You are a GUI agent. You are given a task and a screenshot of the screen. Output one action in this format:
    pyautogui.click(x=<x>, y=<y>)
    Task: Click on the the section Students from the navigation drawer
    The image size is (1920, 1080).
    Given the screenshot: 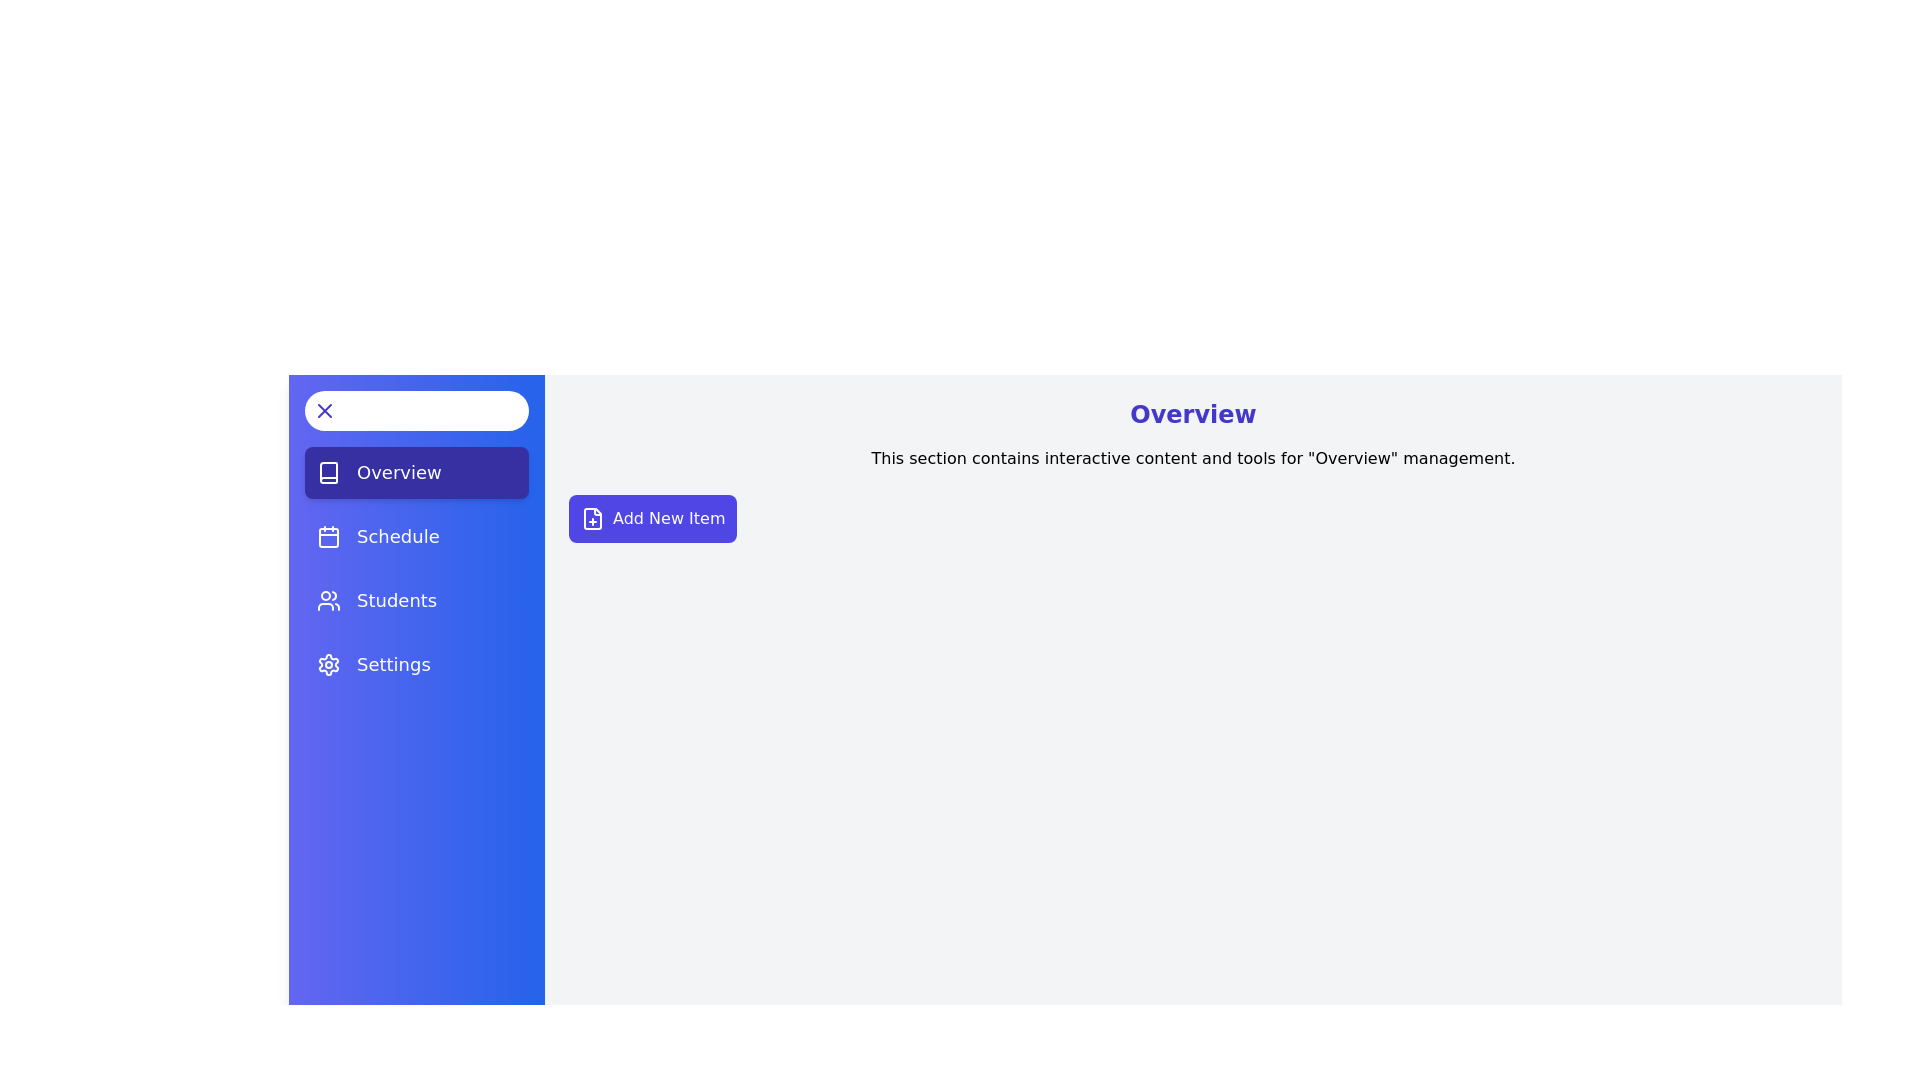 What is the action you would take?
    pyautogui.click(x=416, y=600)
    